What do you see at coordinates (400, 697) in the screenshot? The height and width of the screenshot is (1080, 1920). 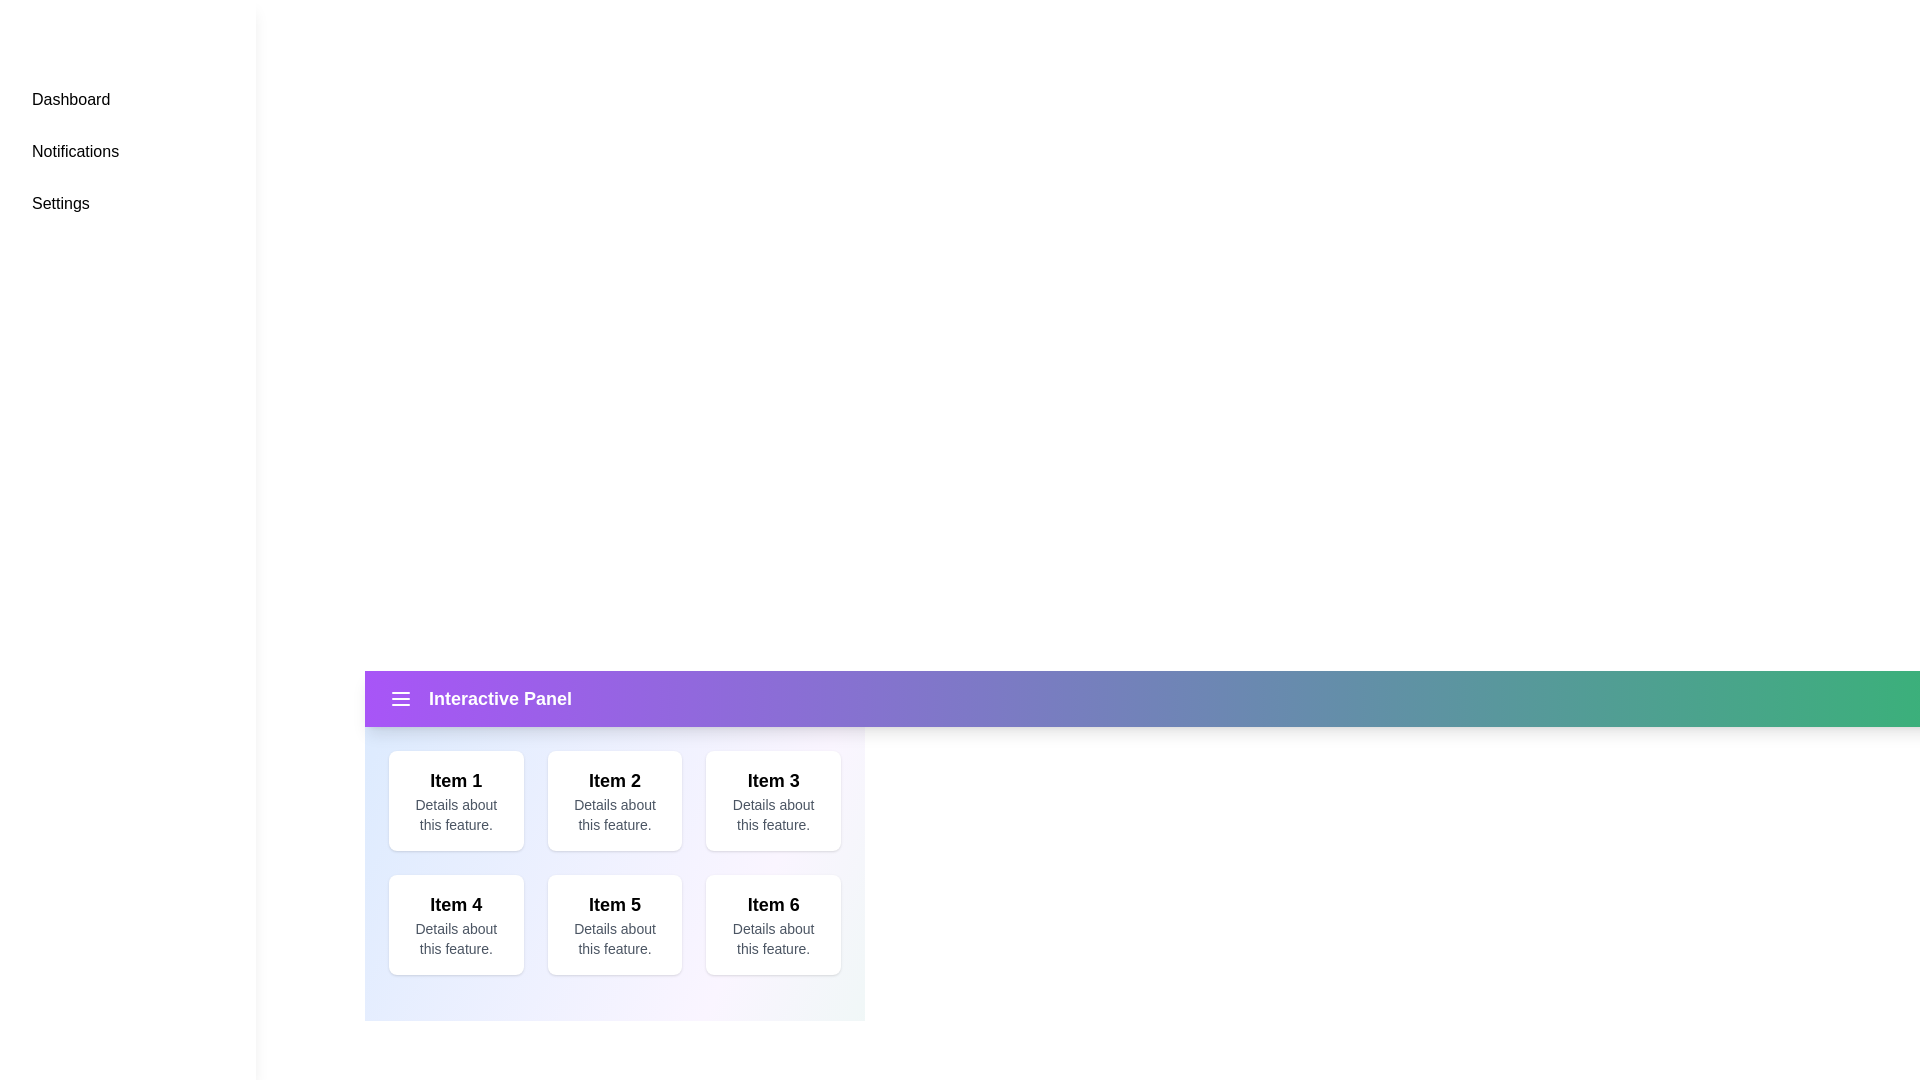 I see `the menu button located in the purple header of the Interactive Panel` at bounding box center [400, 697].